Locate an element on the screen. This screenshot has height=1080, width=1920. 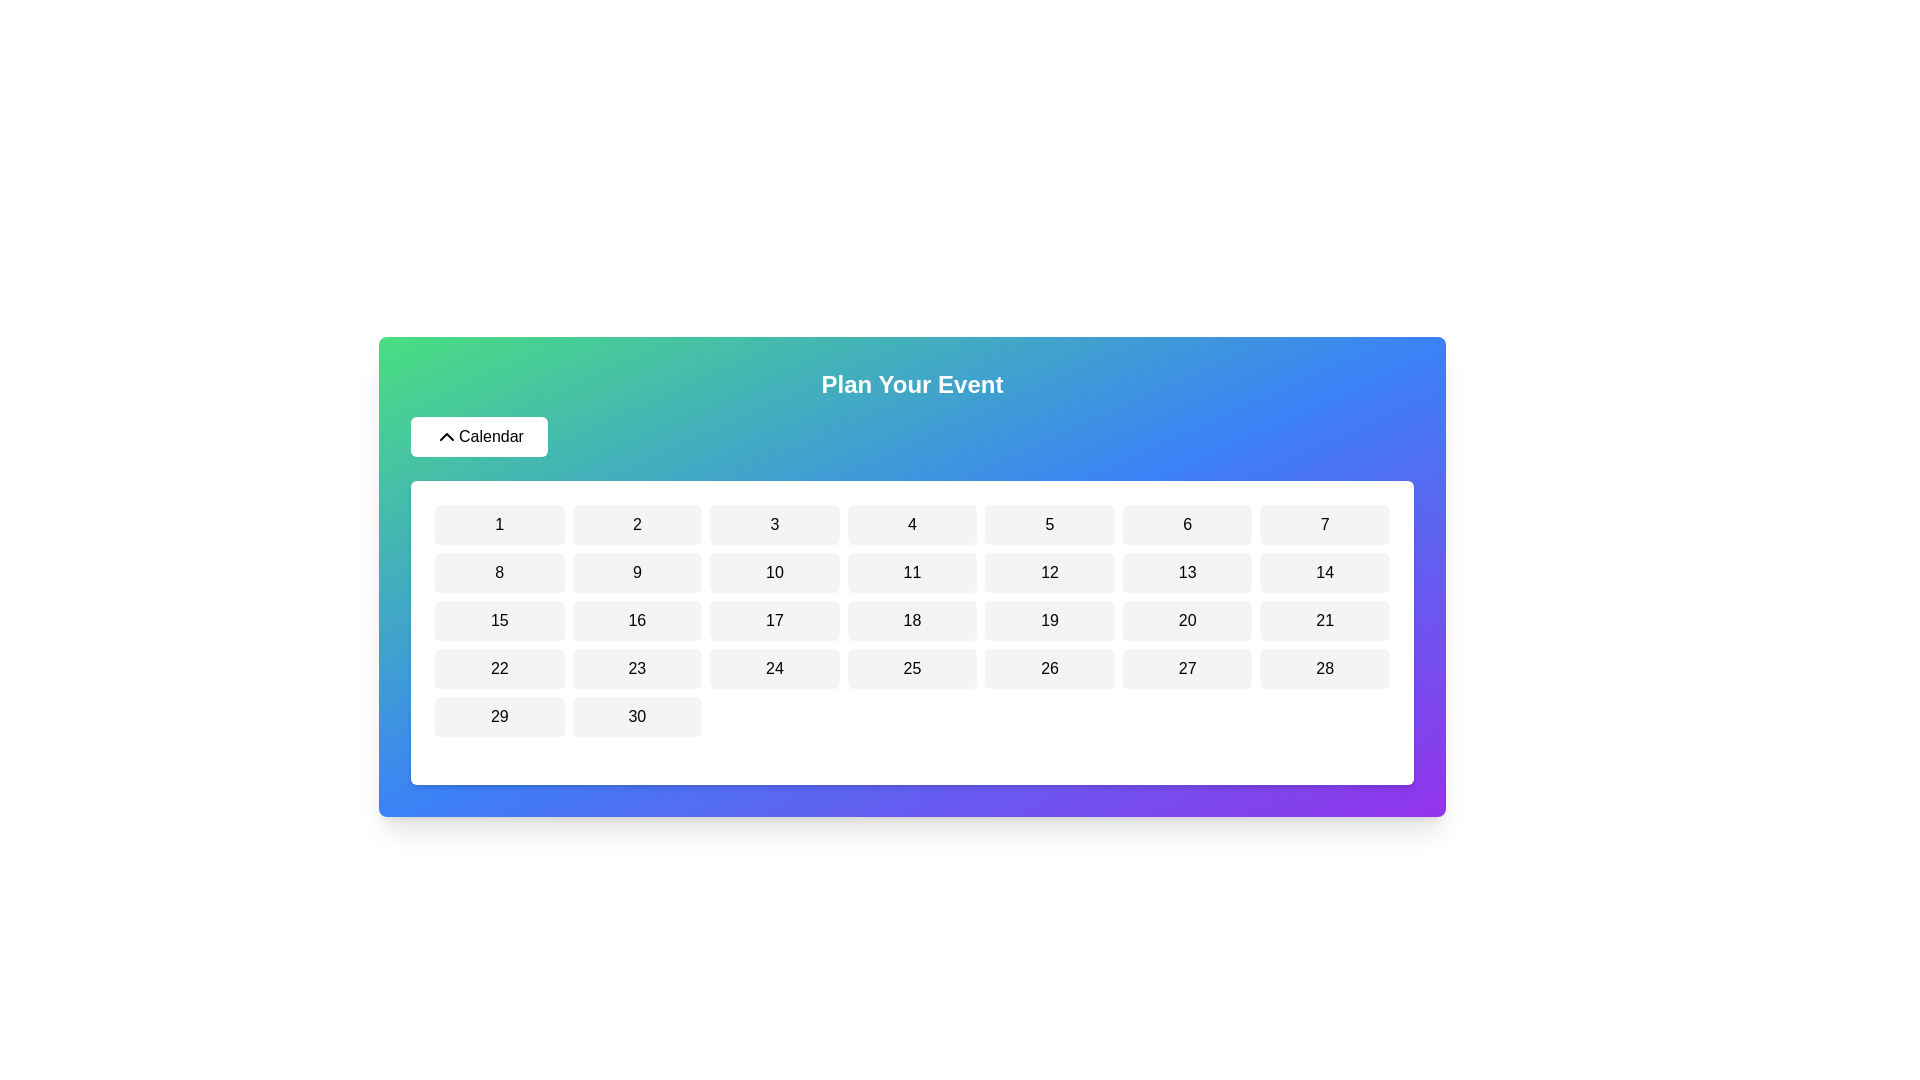
the button labeled '14', which is a rounded rectangle with a light gray background and black text, located is located at coordinates (1325, 573).